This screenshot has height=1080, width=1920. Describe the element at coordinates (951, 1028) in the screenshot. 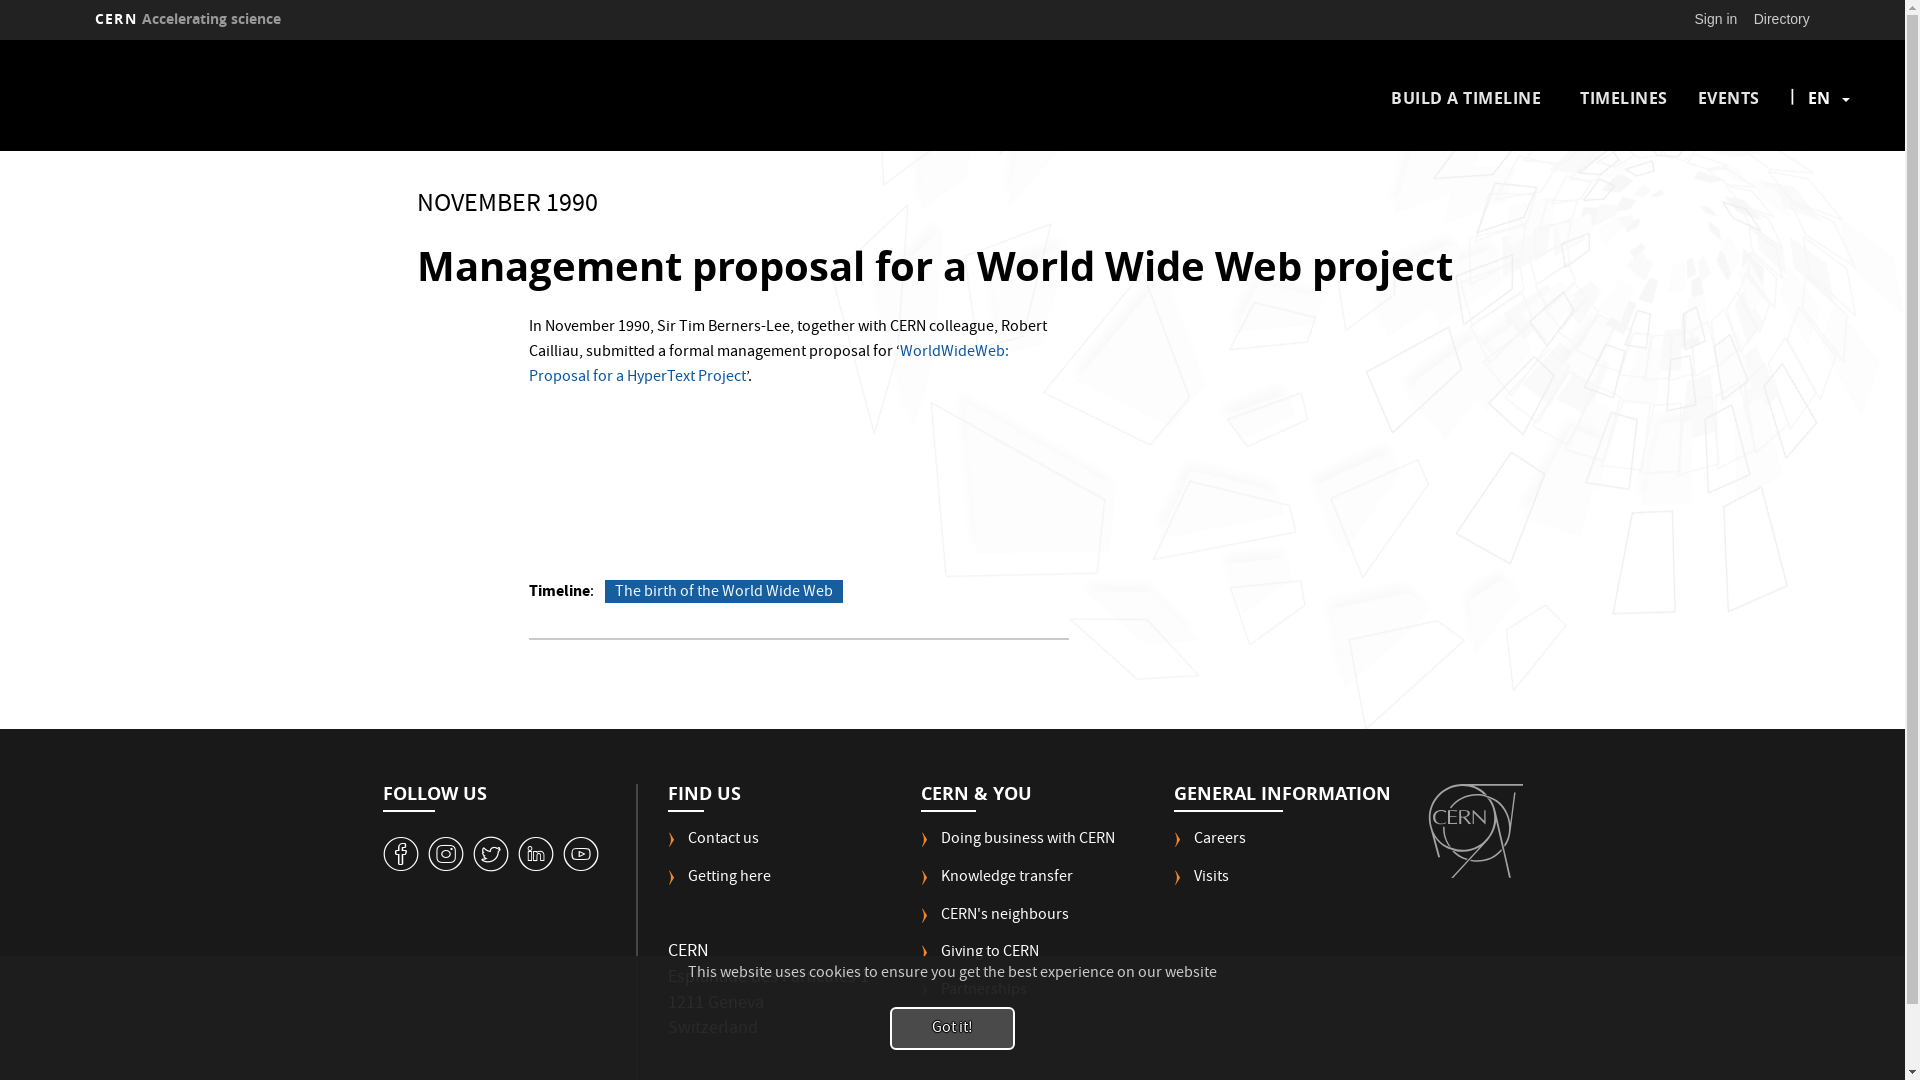

I see `'Got it!'` at that location.